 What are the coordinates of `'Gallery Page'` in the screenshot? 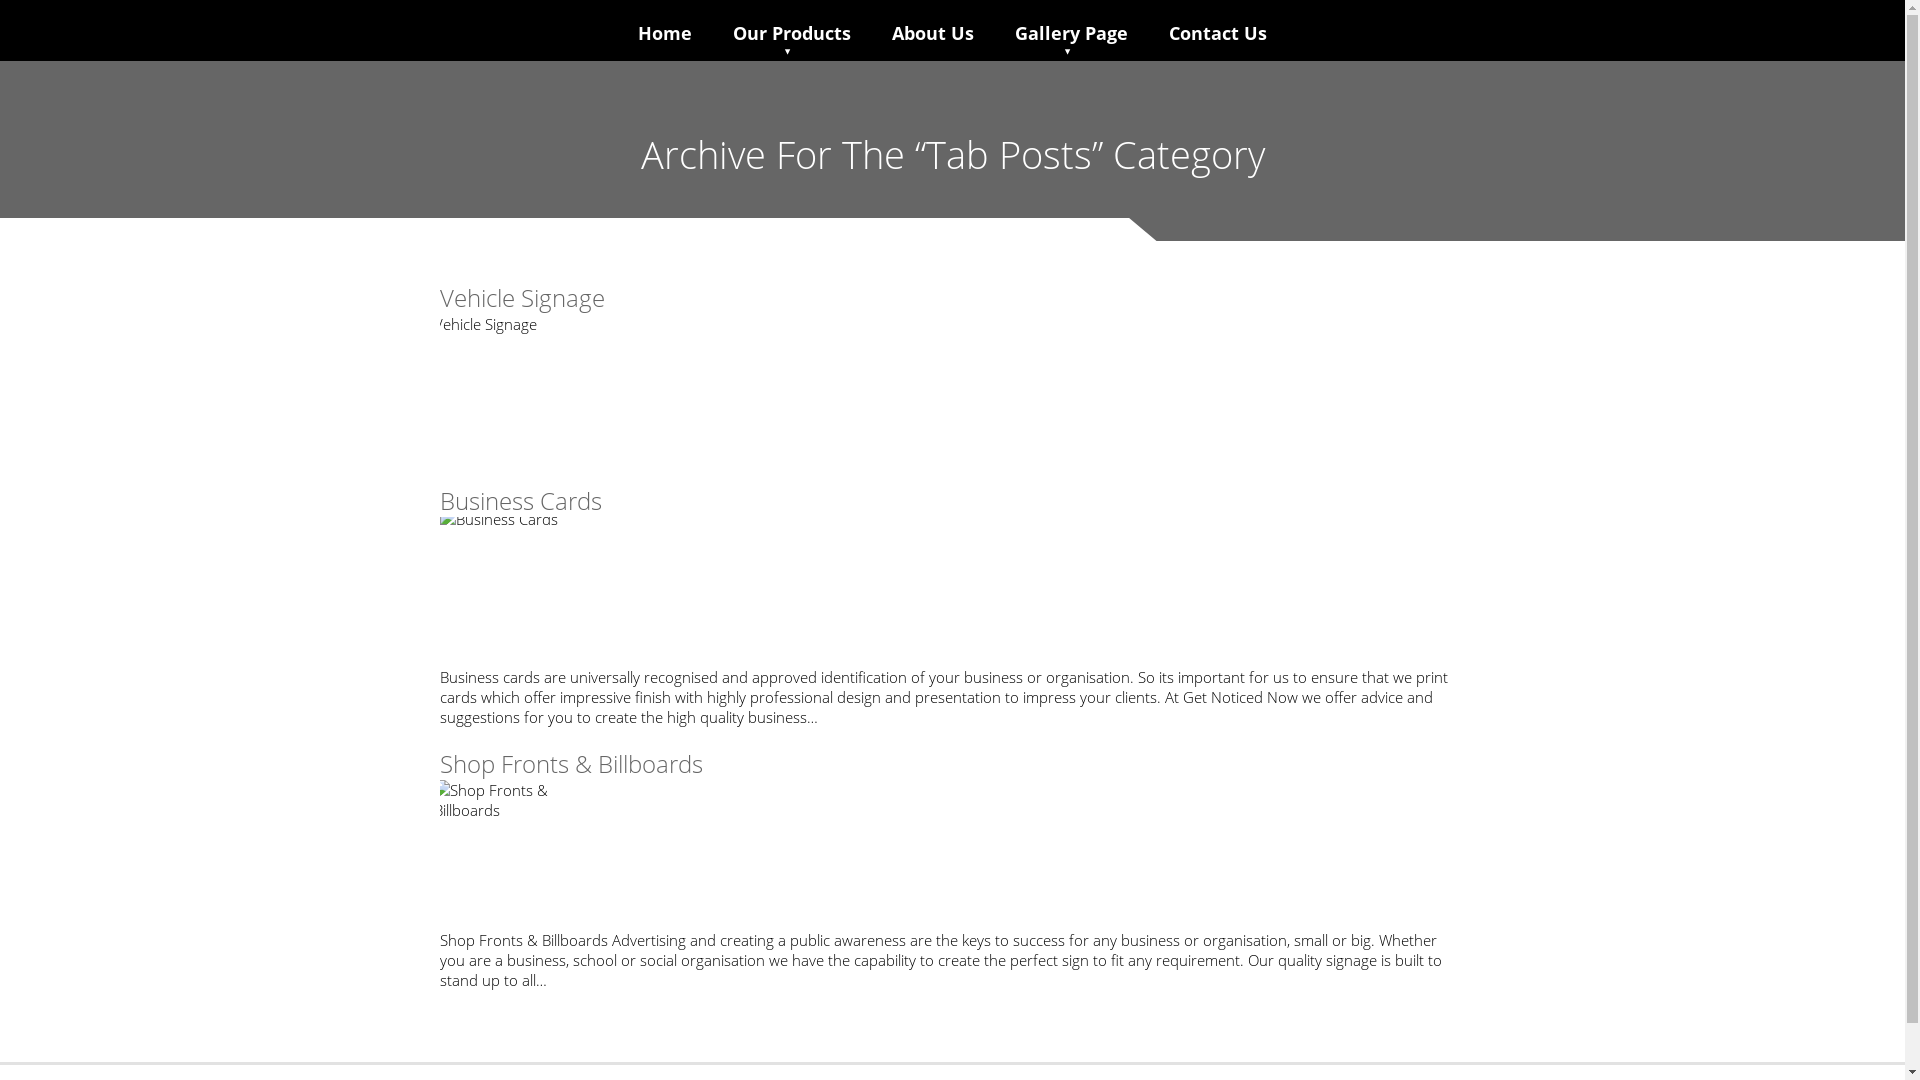 It's located at (1069, 33).